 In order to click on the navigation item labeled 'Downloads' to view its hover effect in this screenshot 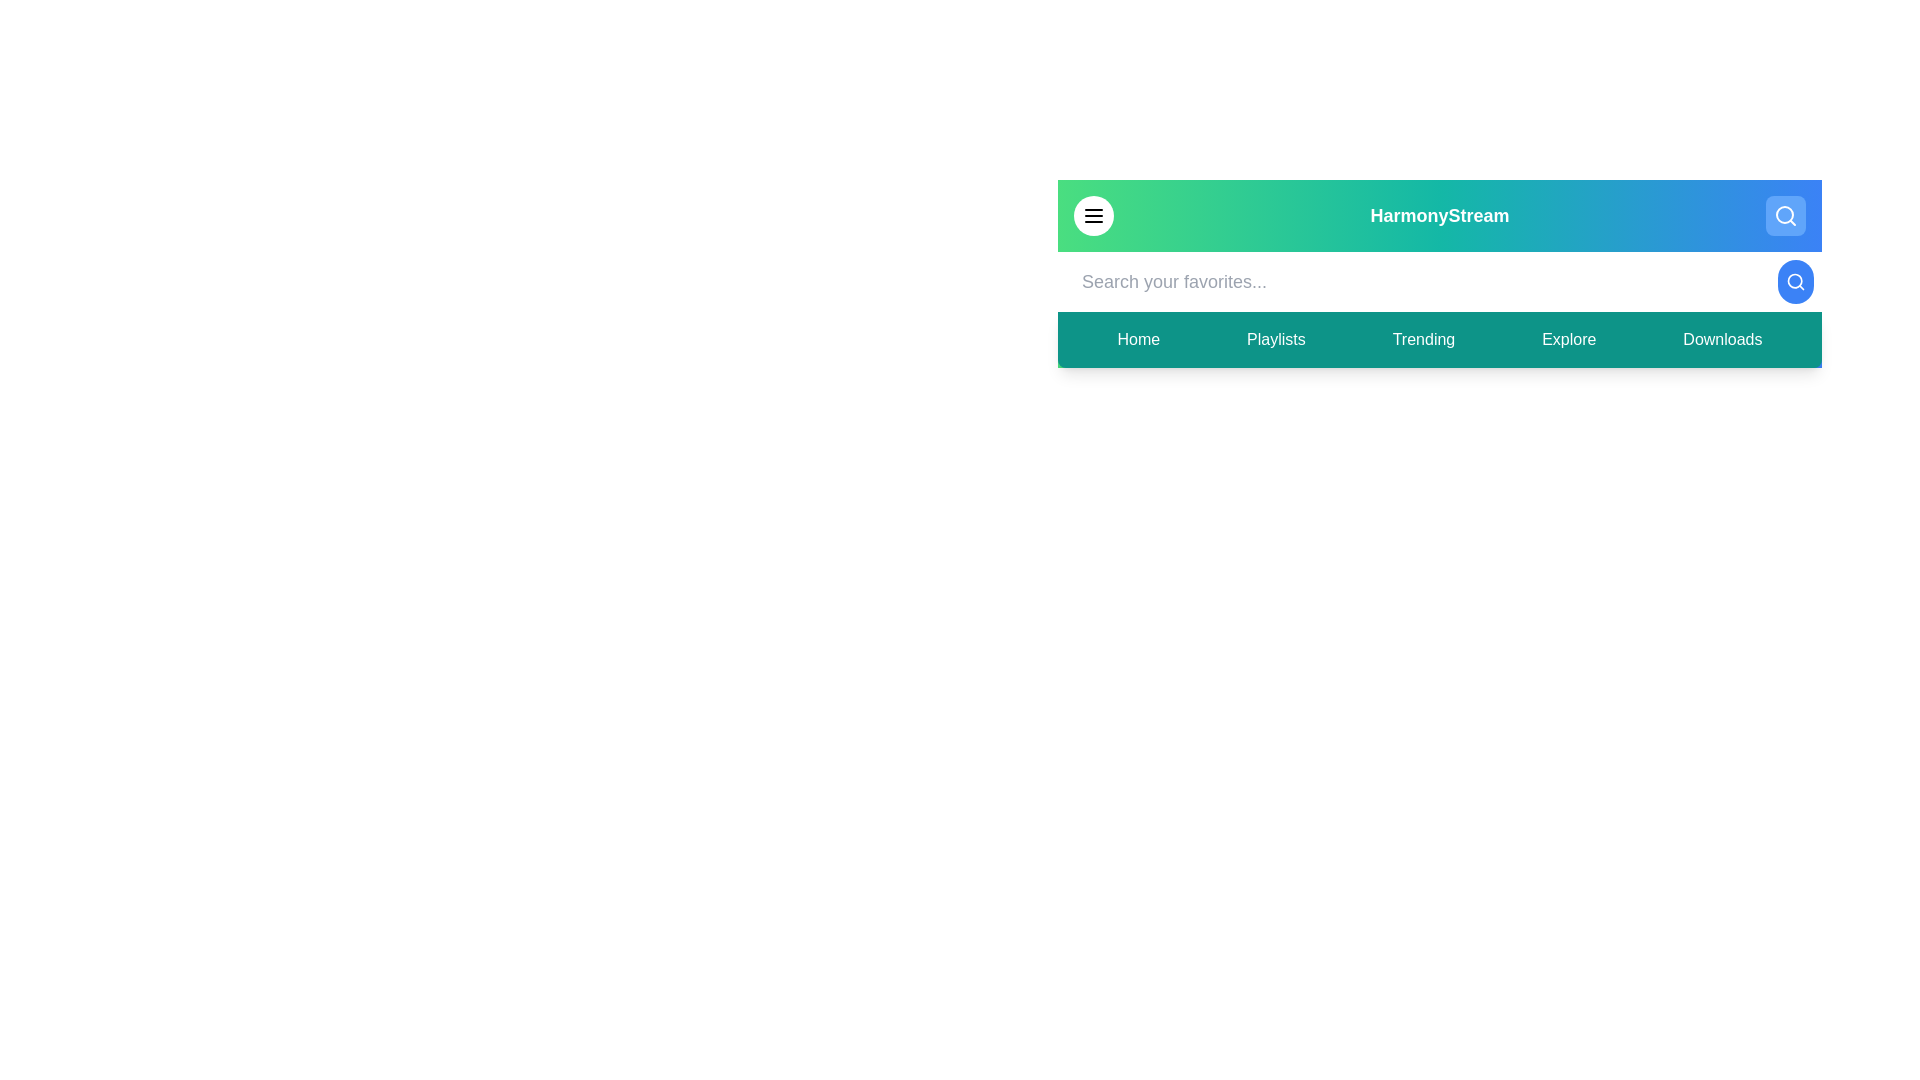, I will do `click(1722, 338)`.